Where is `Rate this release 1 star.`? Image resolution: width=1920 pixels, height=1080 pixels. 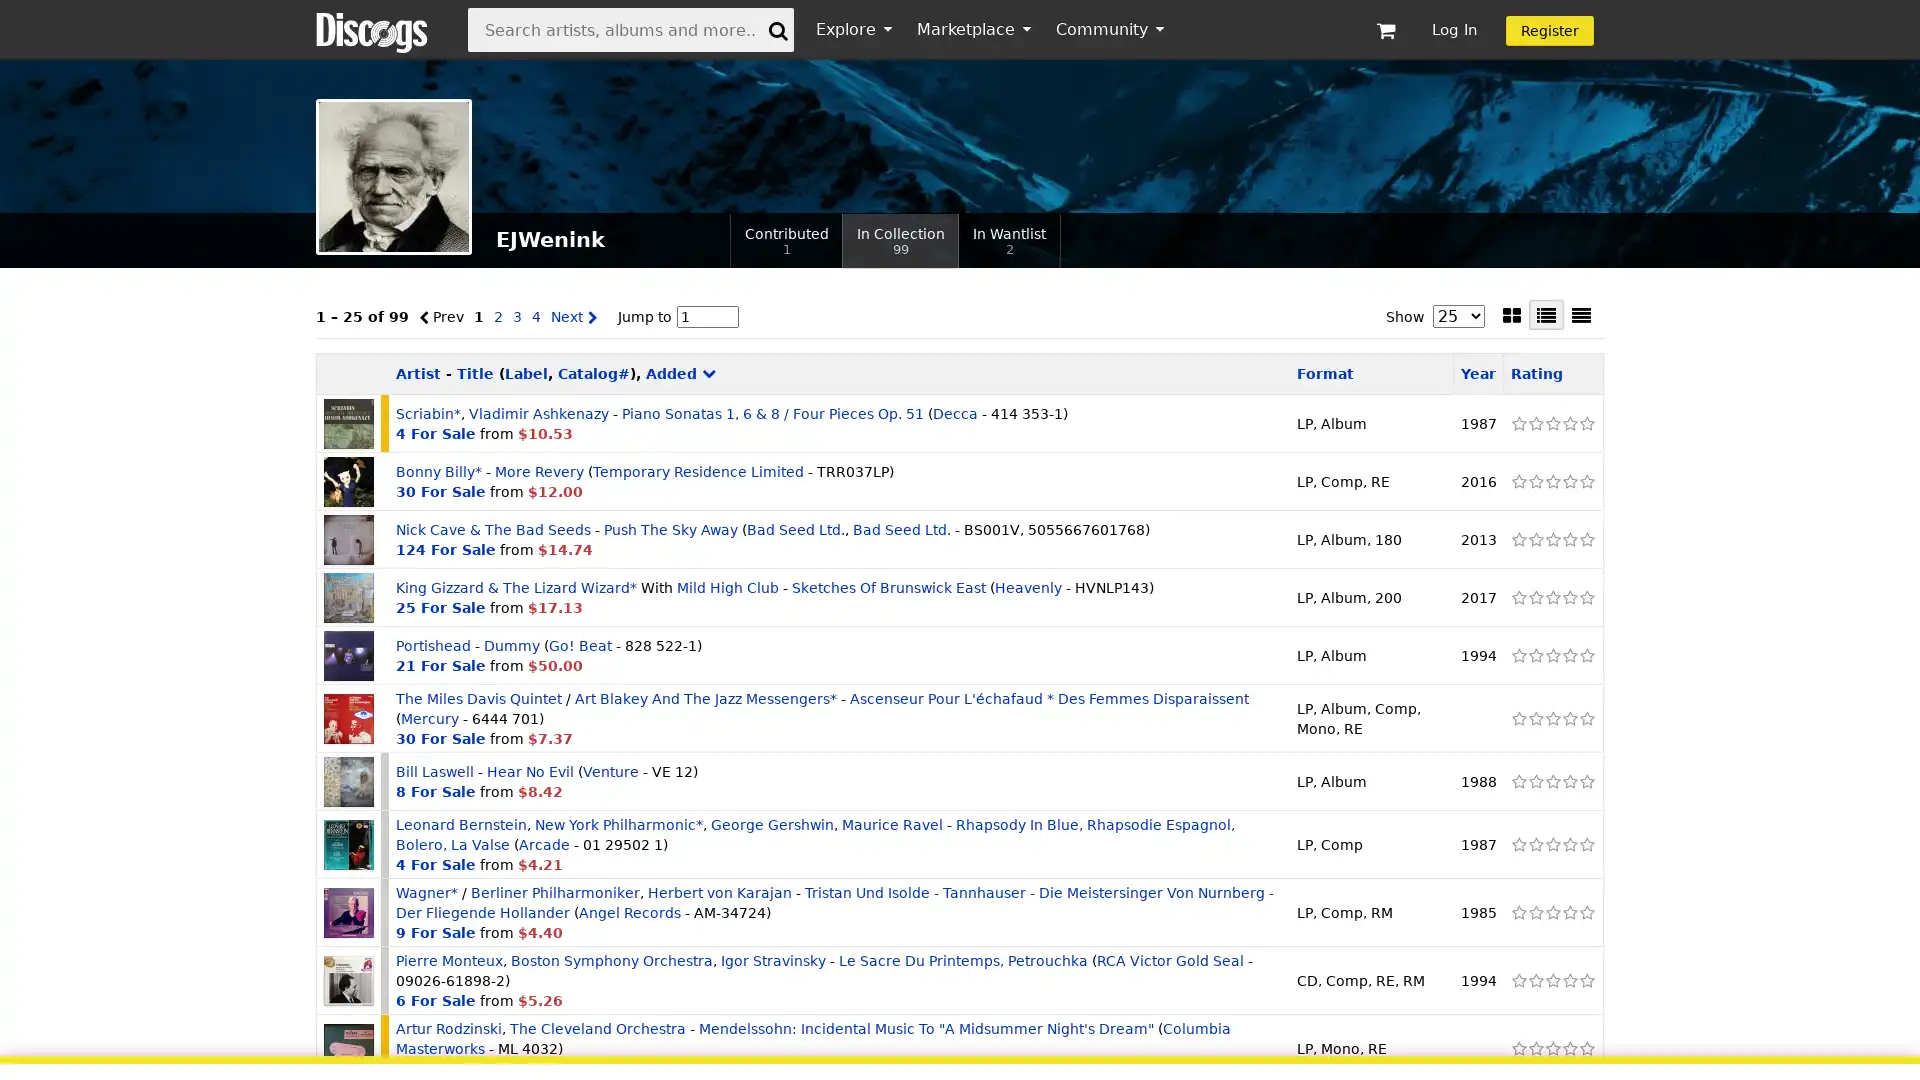 Rate this release 1 star. is located at coordinates (1518, 979).